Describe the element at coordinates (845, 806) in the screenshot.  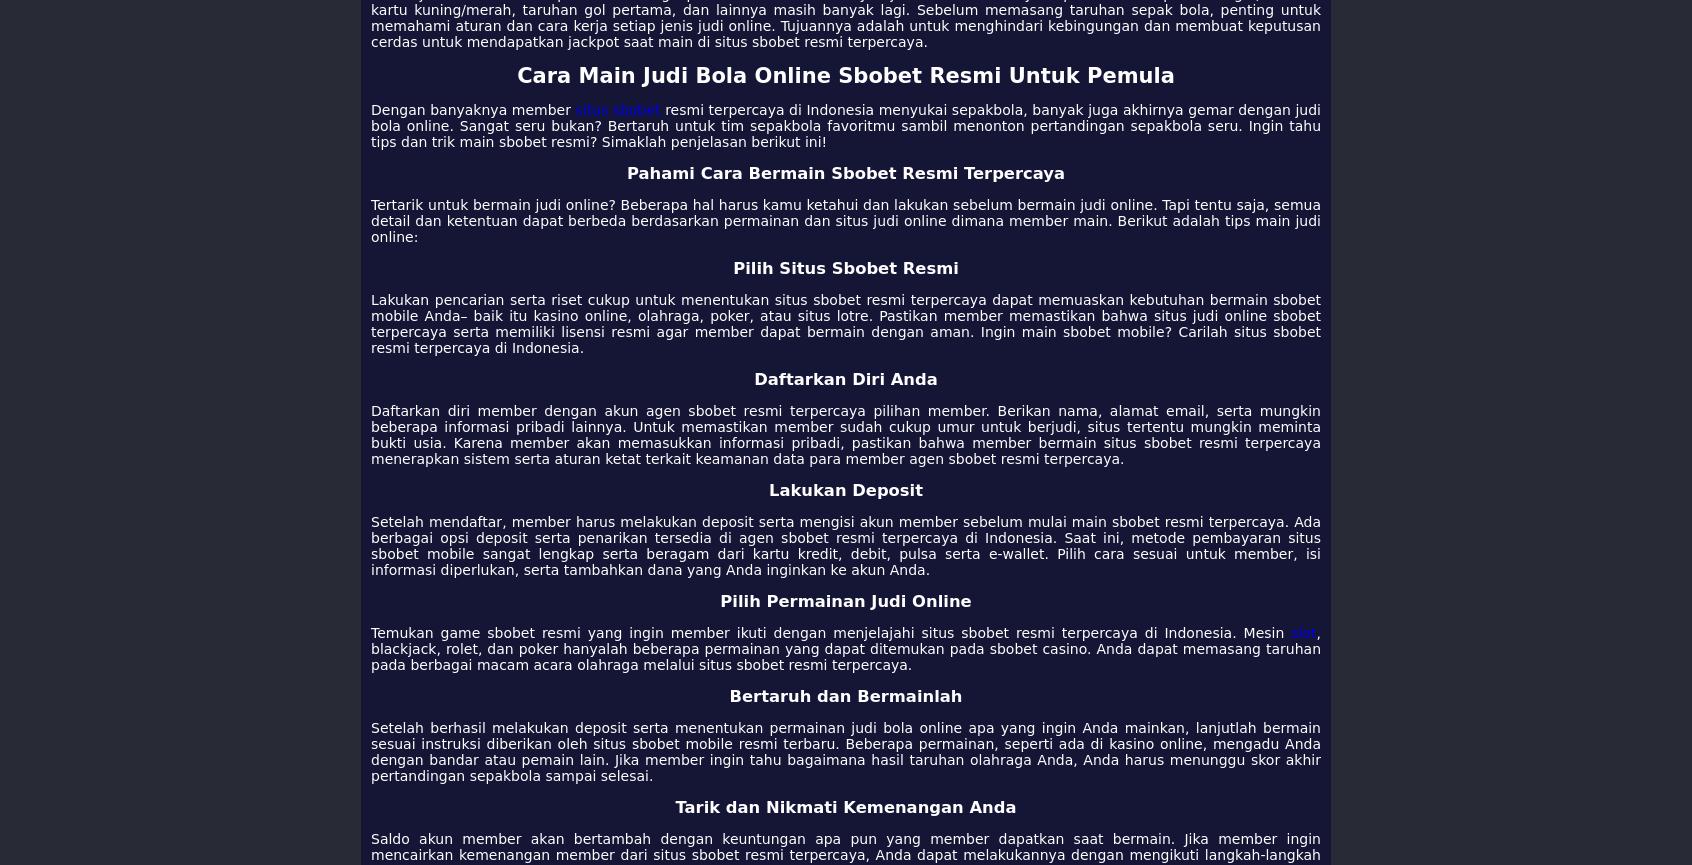
I see `'Tarik dan Nikmati Kemenangan Anda'` at that location.